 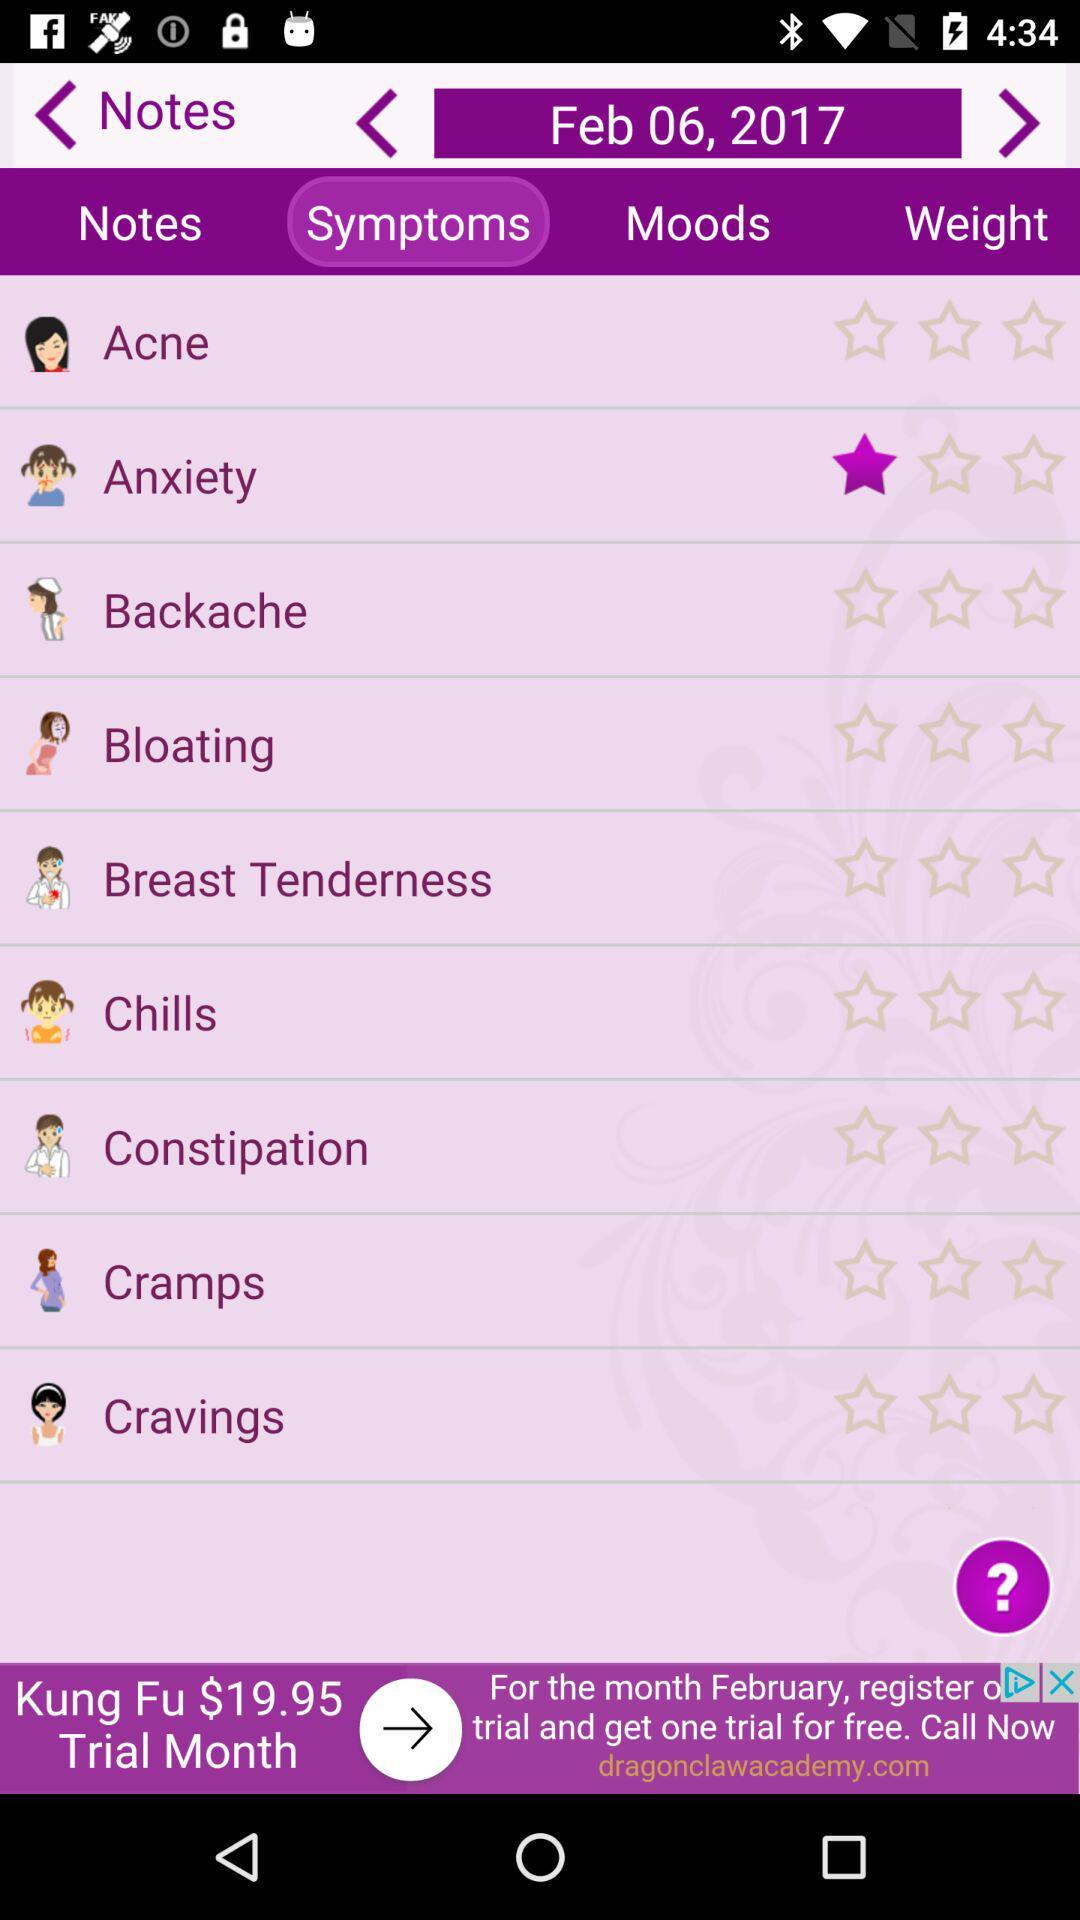 What do you see at coordinates (947, 1146) in the screenshot?
I see `rate constipation symptoms` at bounding box center [947, 1146].